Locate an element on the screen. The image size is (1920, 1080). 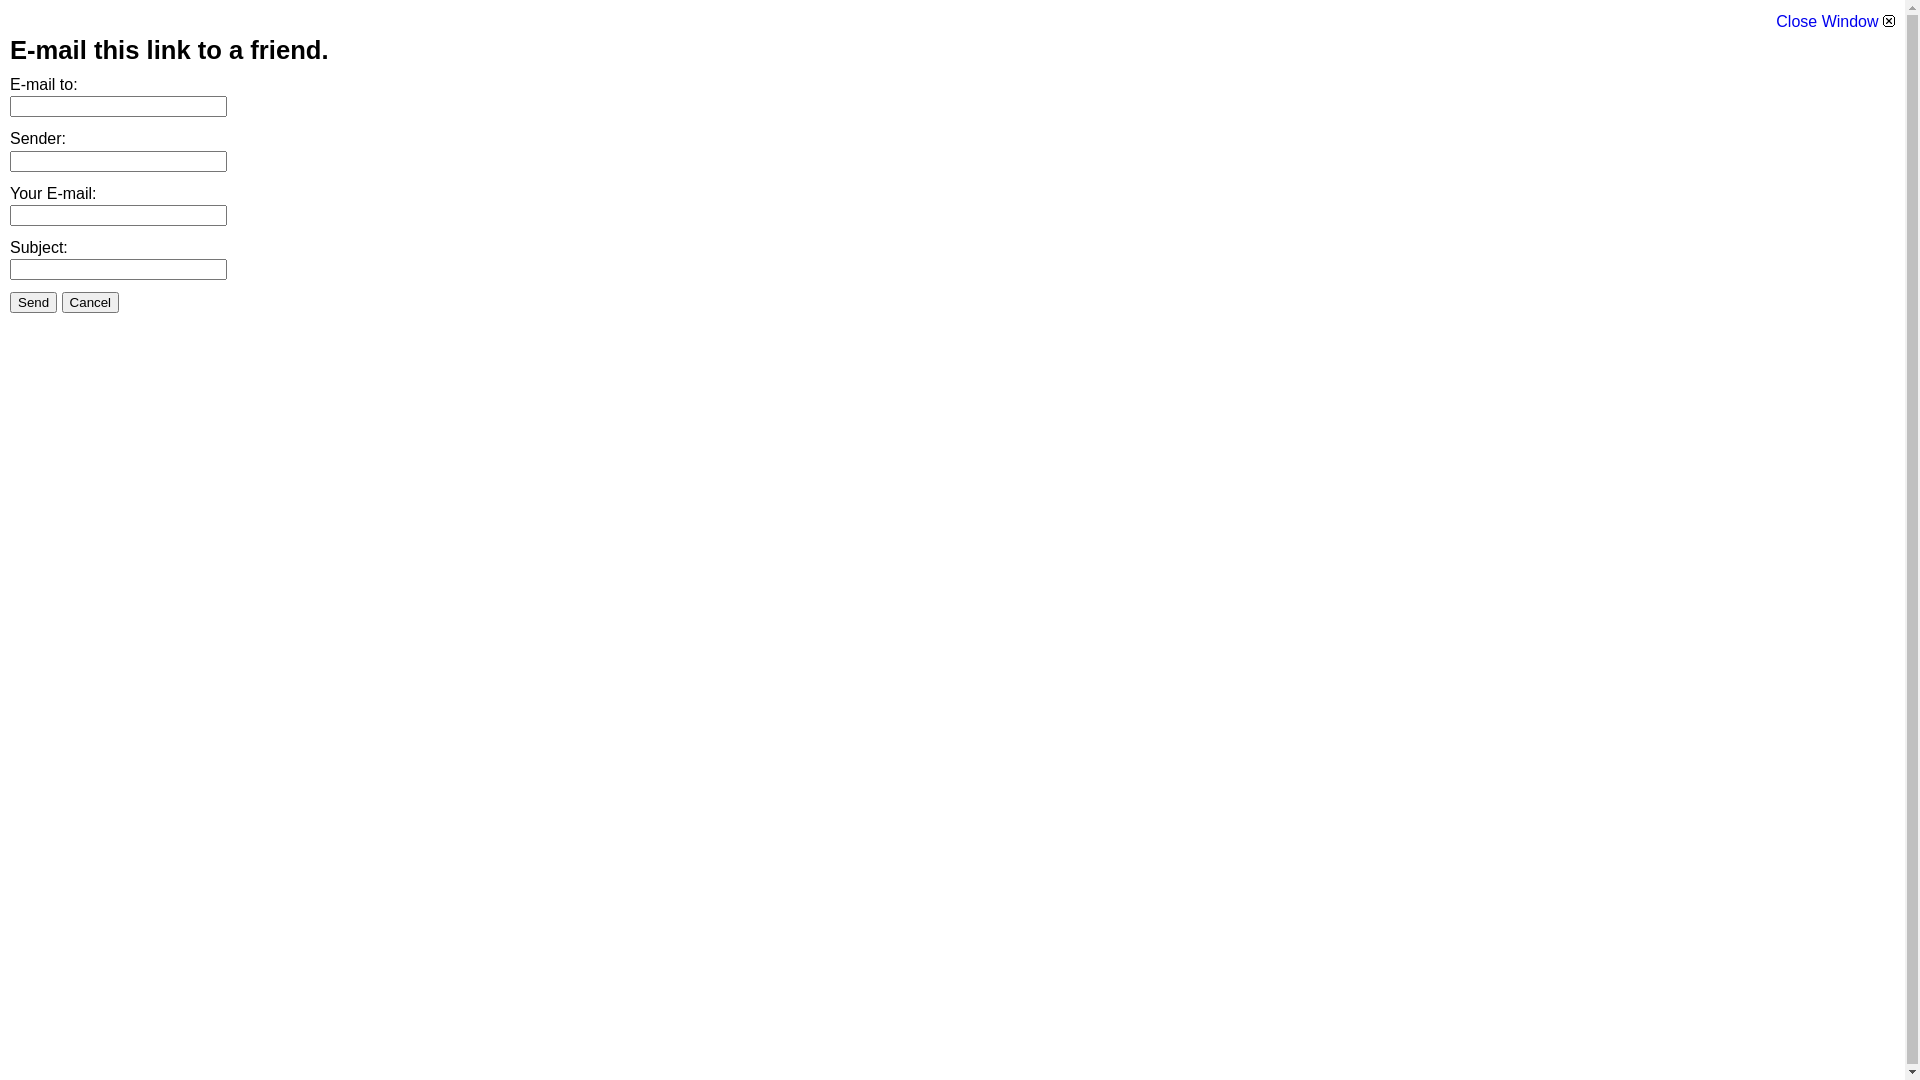
'Send' is located at coordinates (33, 302).